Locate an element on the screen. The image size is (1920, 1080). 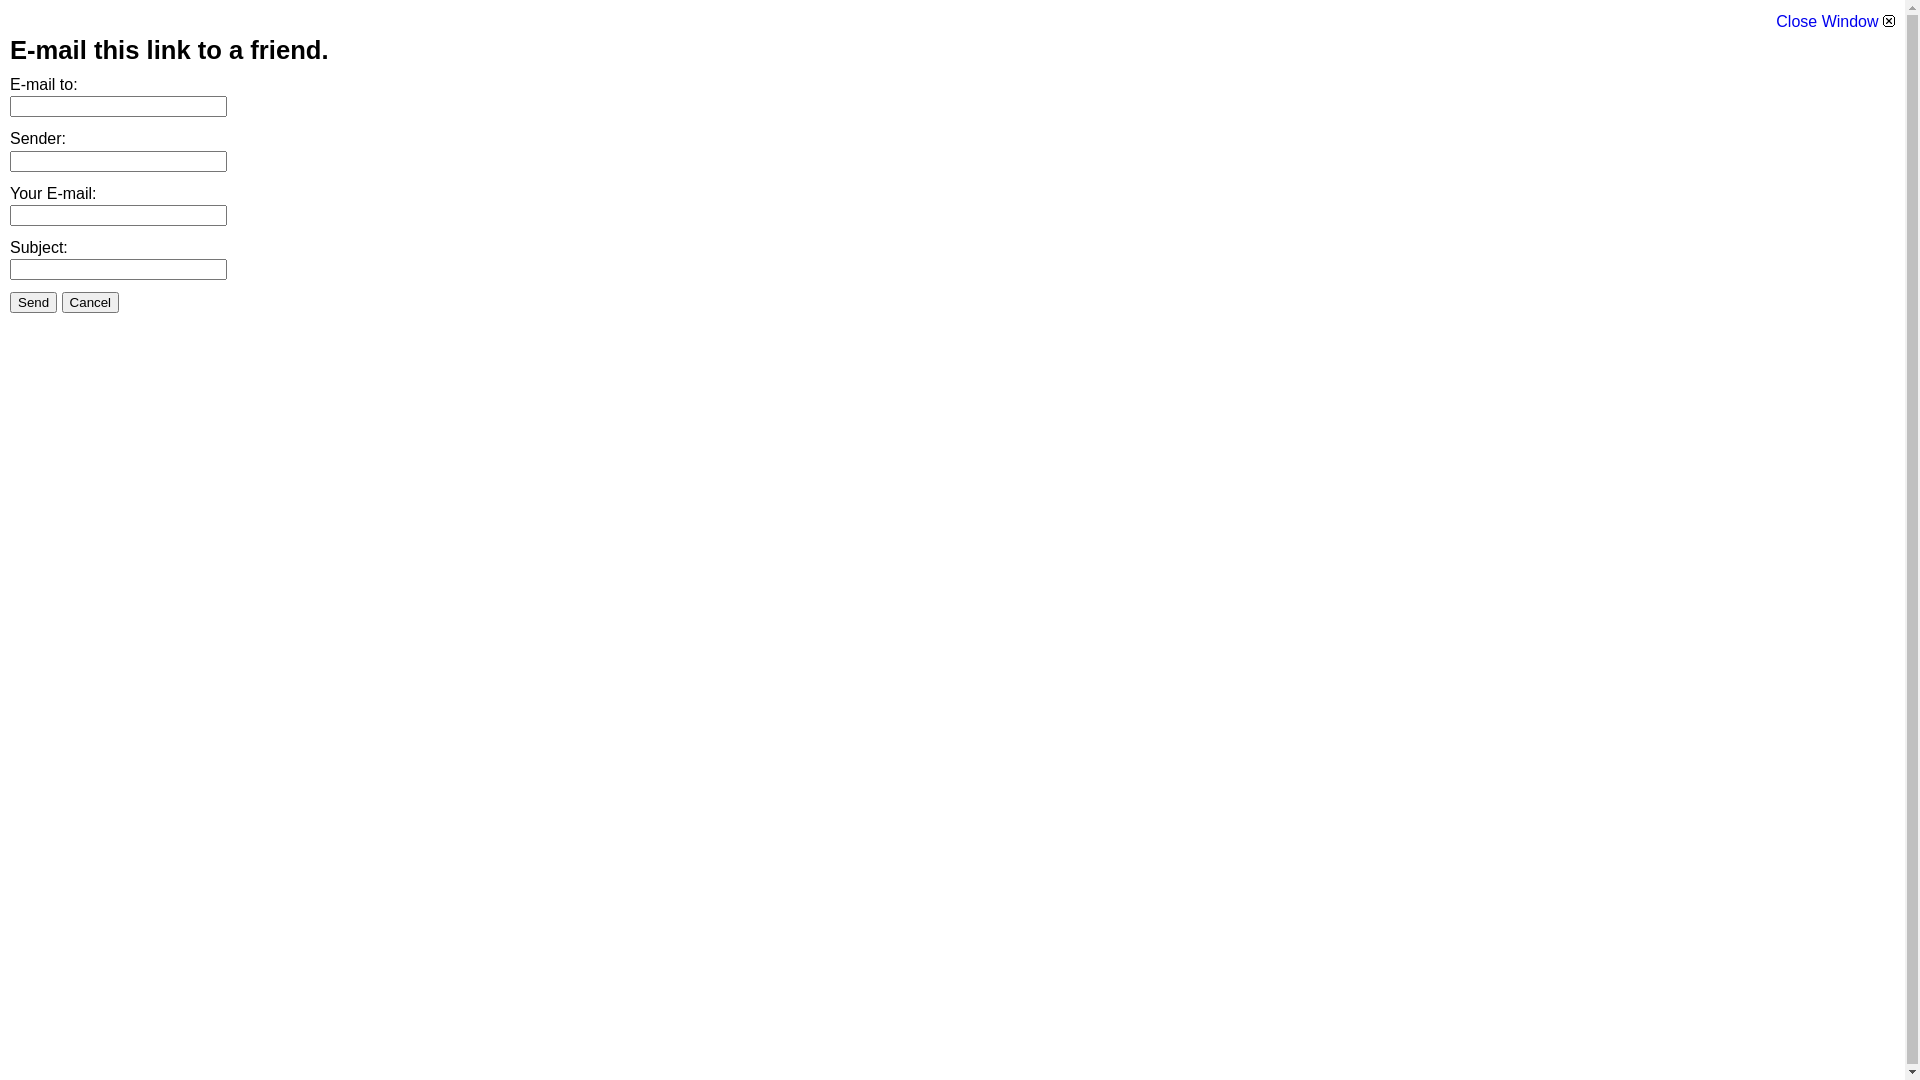
'Send' is located at coordinates (33, 302).